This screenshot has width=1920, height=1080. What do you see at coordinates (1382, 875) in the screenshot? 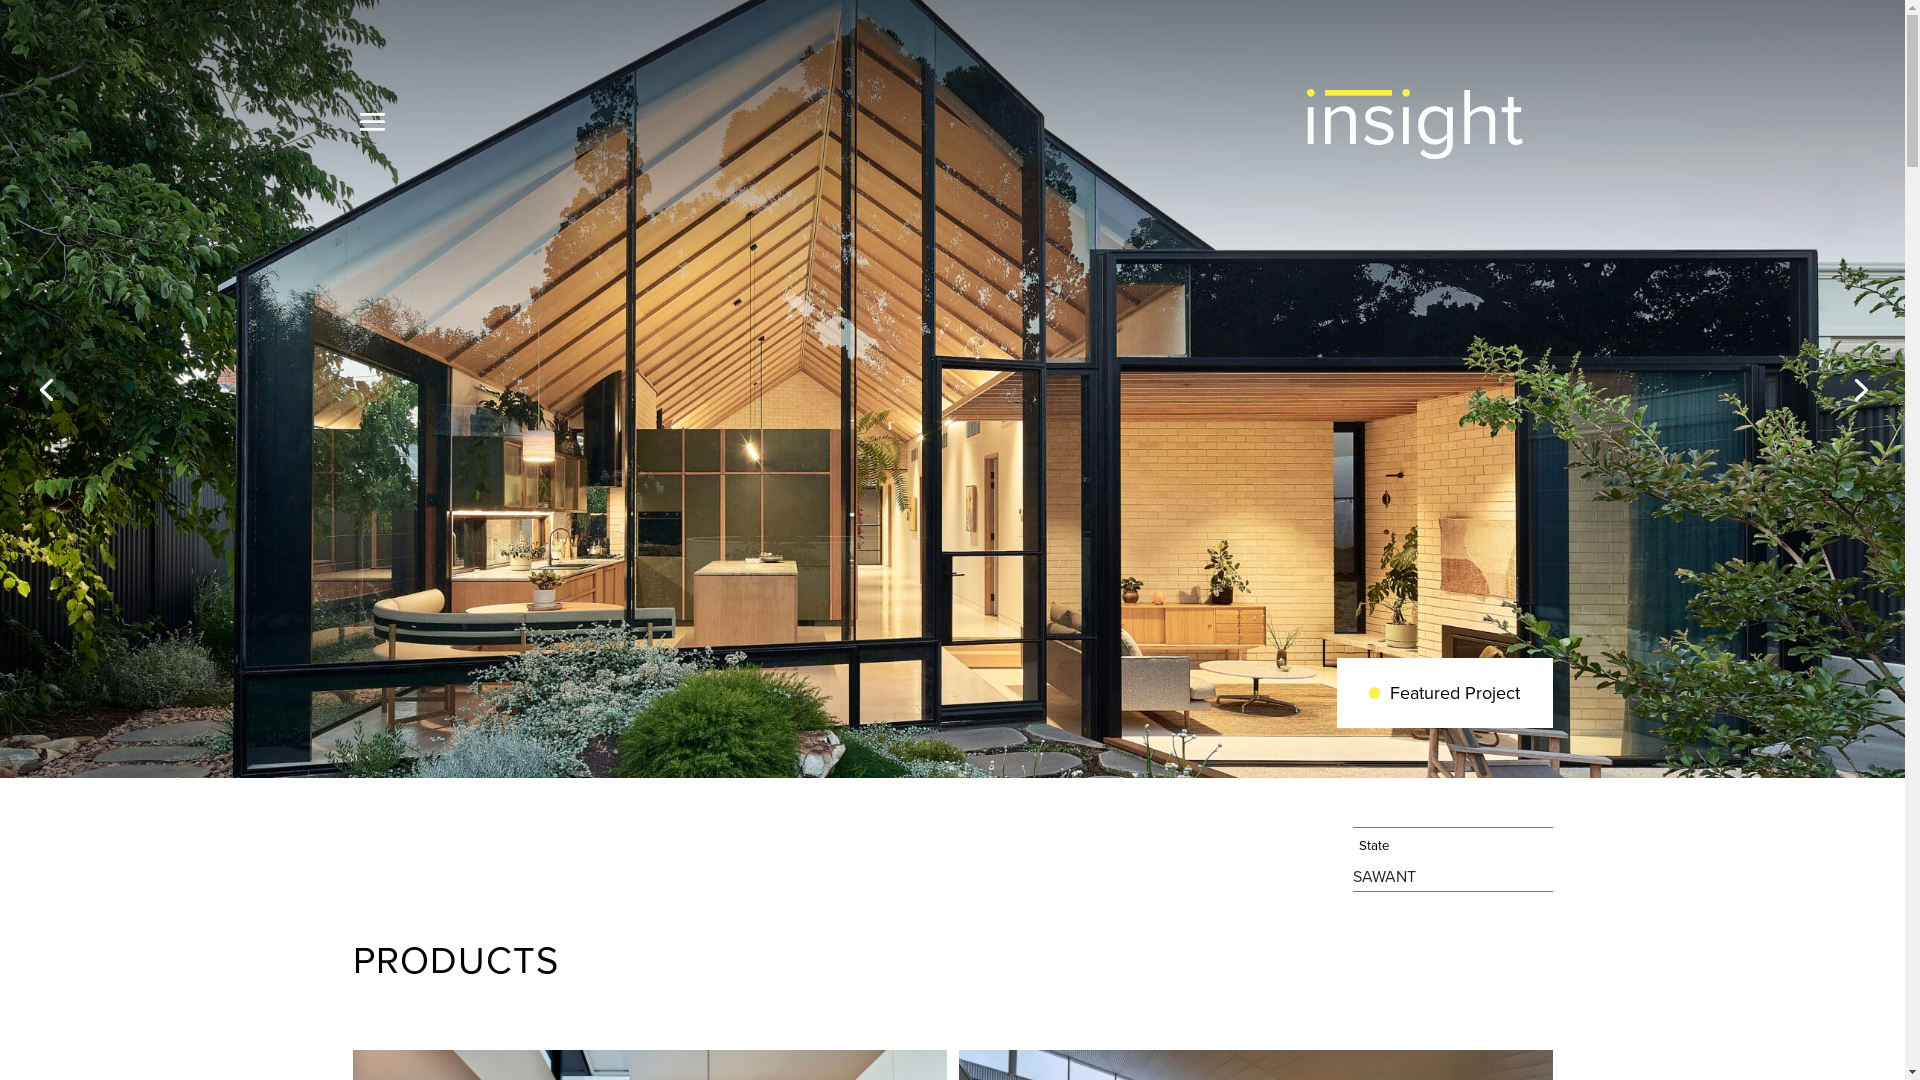
I see `'WA'` at bounding box center [1382, 875].